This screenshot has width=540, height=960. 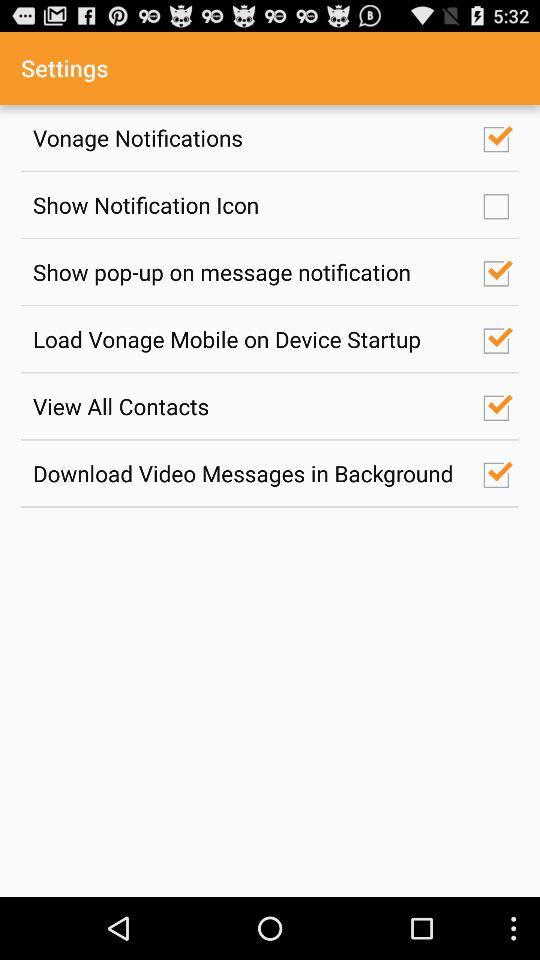 I want to click on the icon below show pop up item, so click(x=247, y=339).